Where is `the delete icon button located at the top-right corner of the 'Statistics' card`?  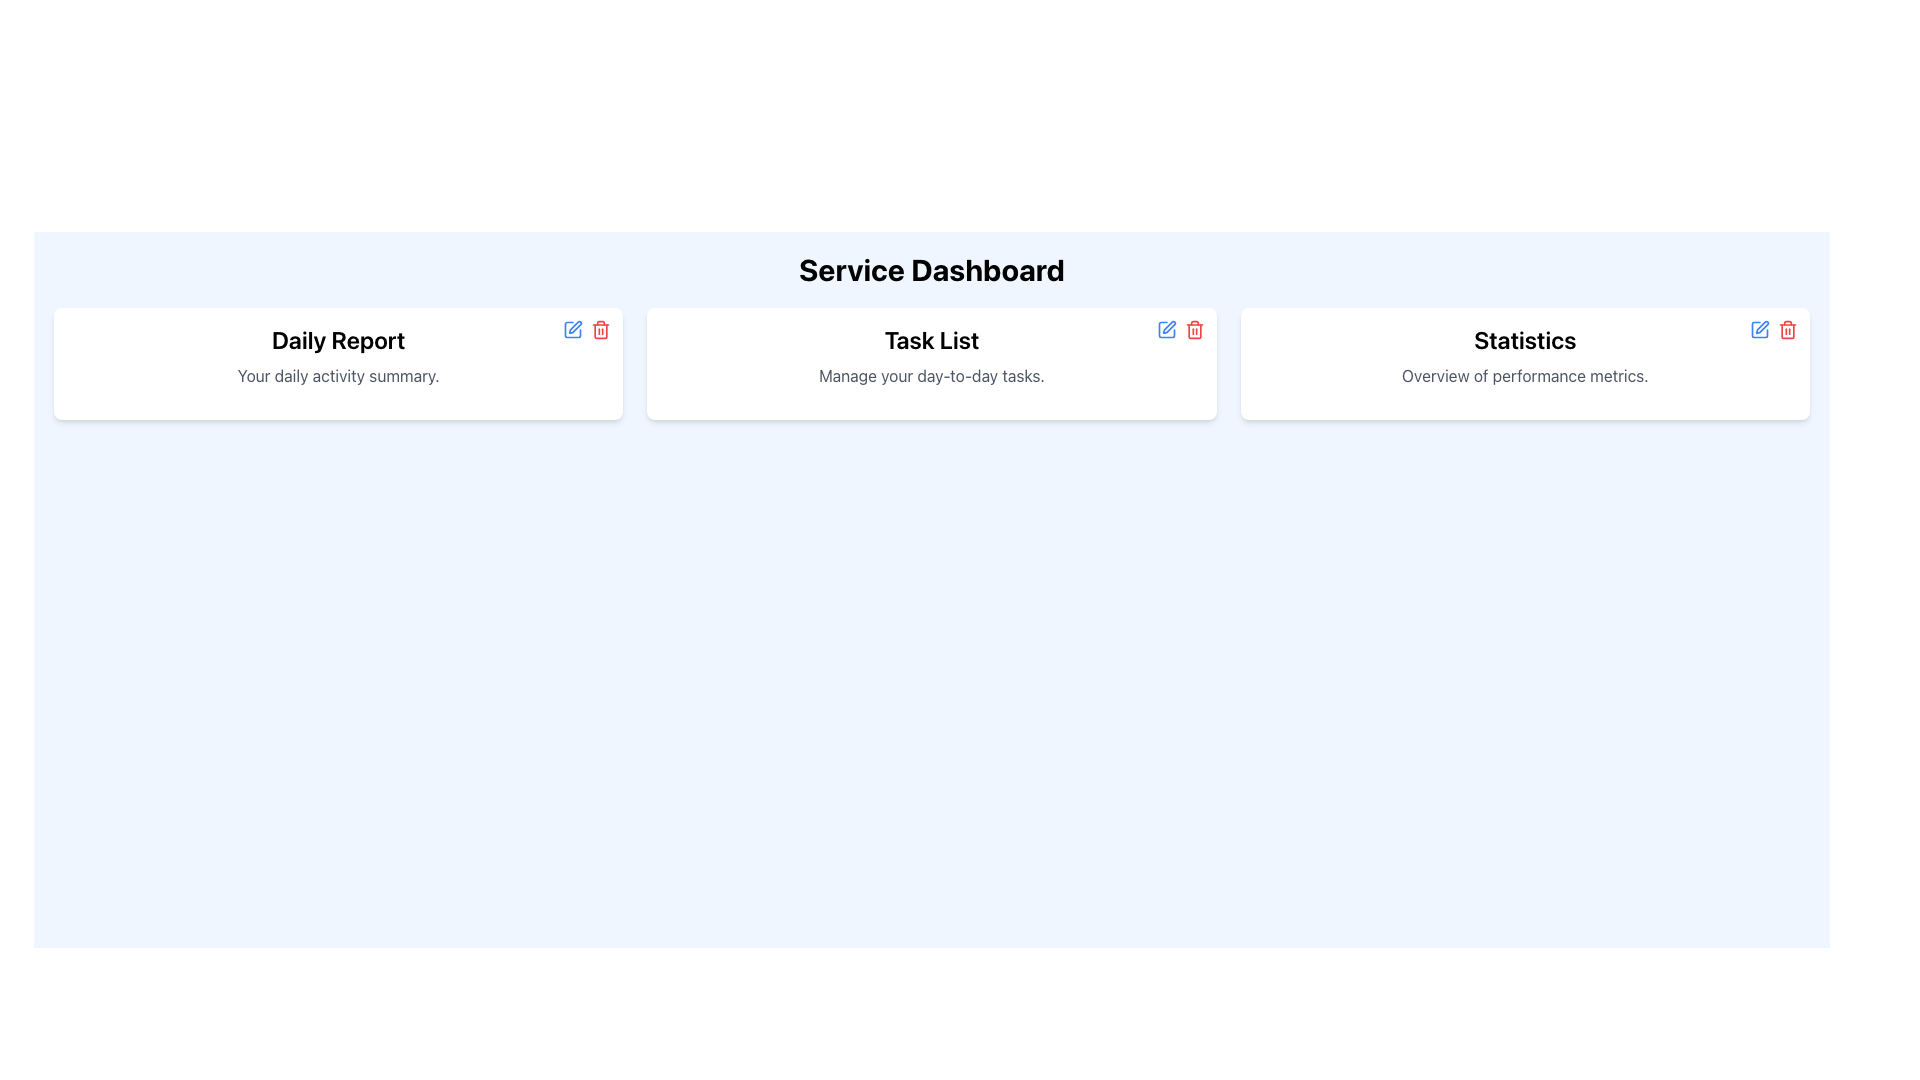 the delete icon button located at the top-right corner of the 'Statistics' card is located at coordinates (1787, 329).